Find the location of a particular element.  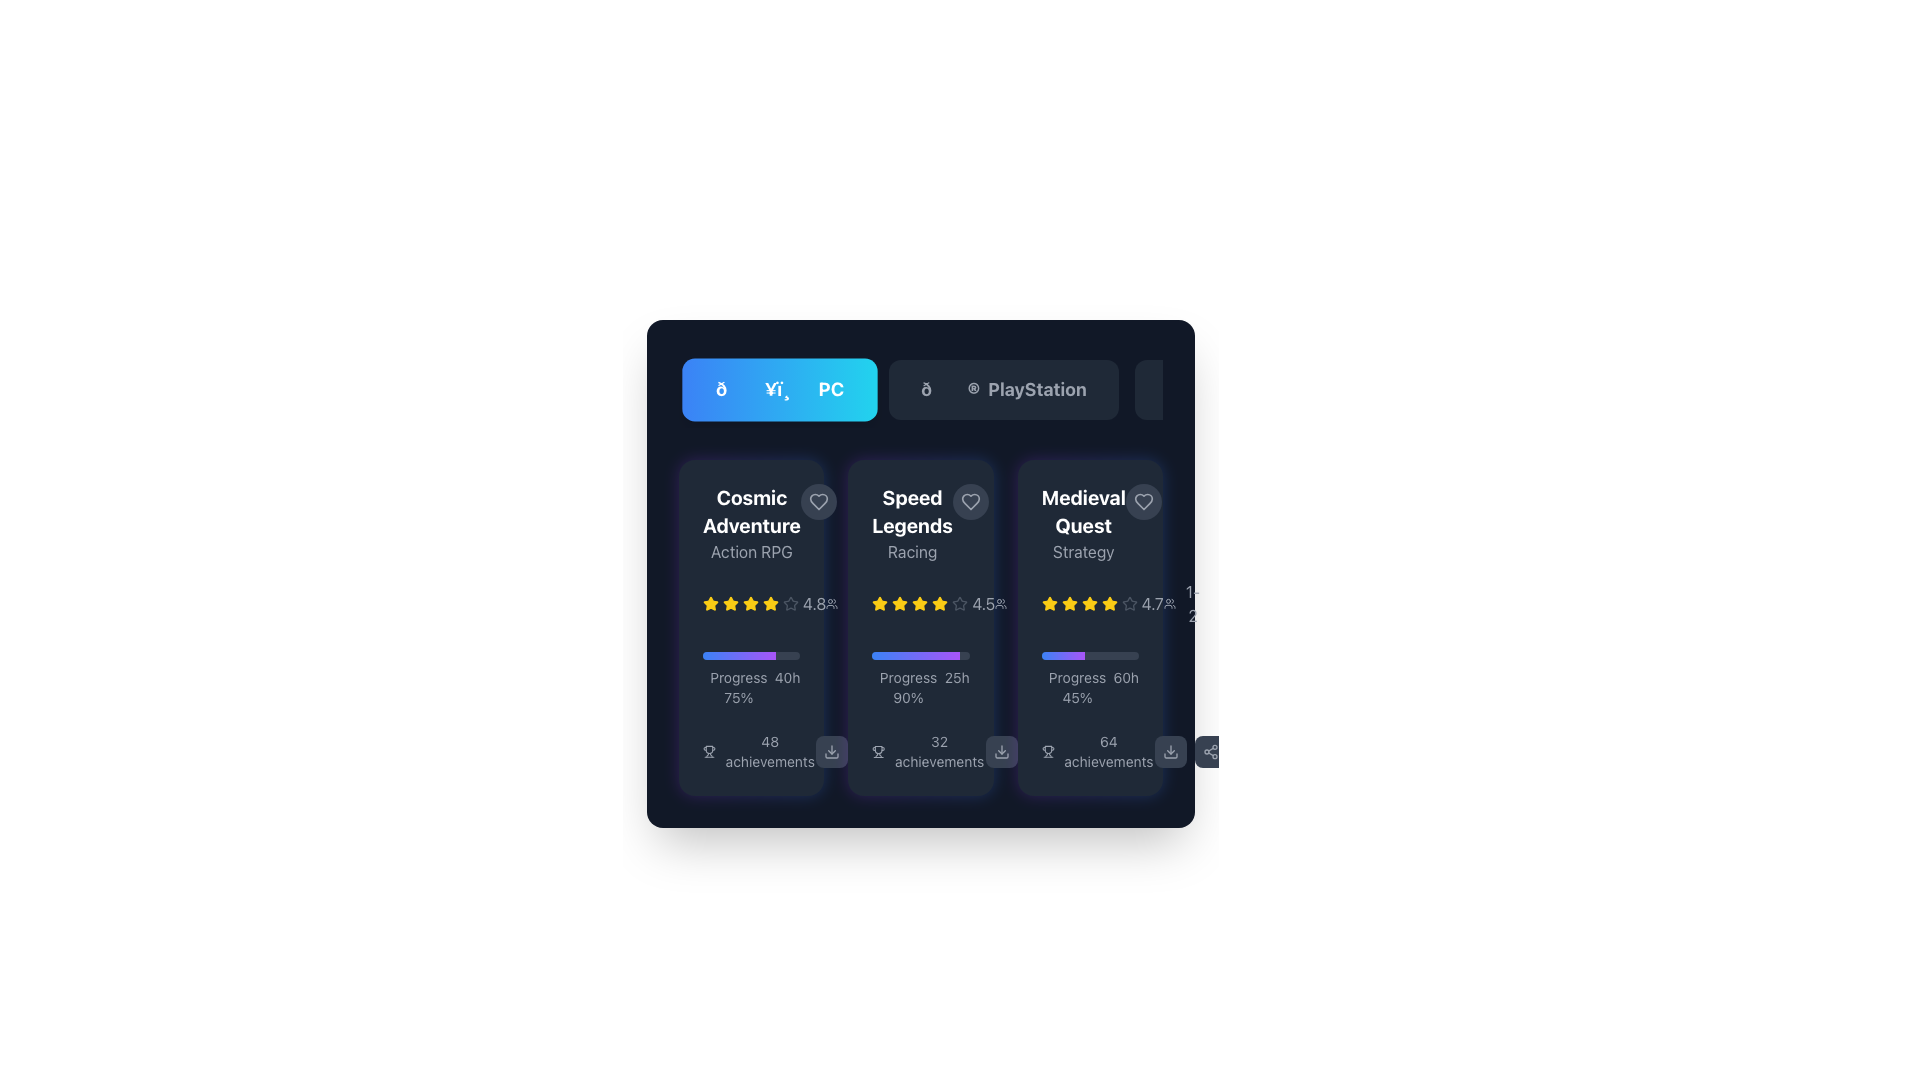

the third yellow star icon in the 'Speed Legends' section to rate or interact is located at coordinates (939, 602).